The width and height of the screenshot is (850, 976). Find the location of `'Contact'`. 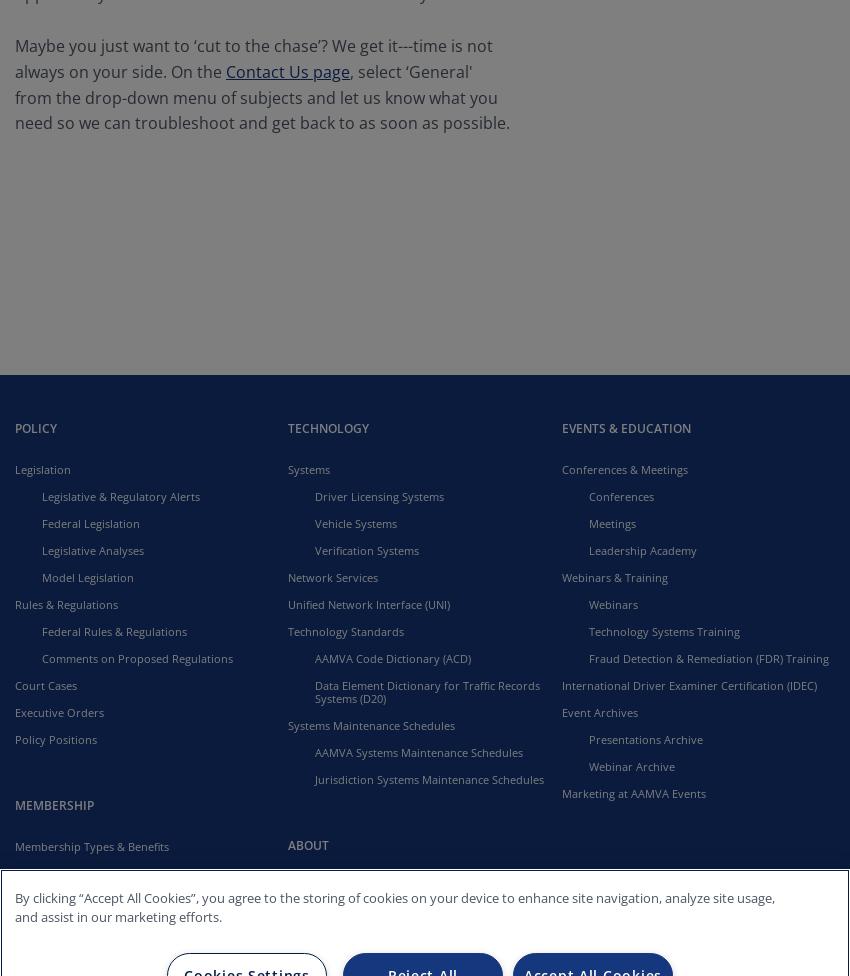

'Contact' is located at coordinates (588, 906).